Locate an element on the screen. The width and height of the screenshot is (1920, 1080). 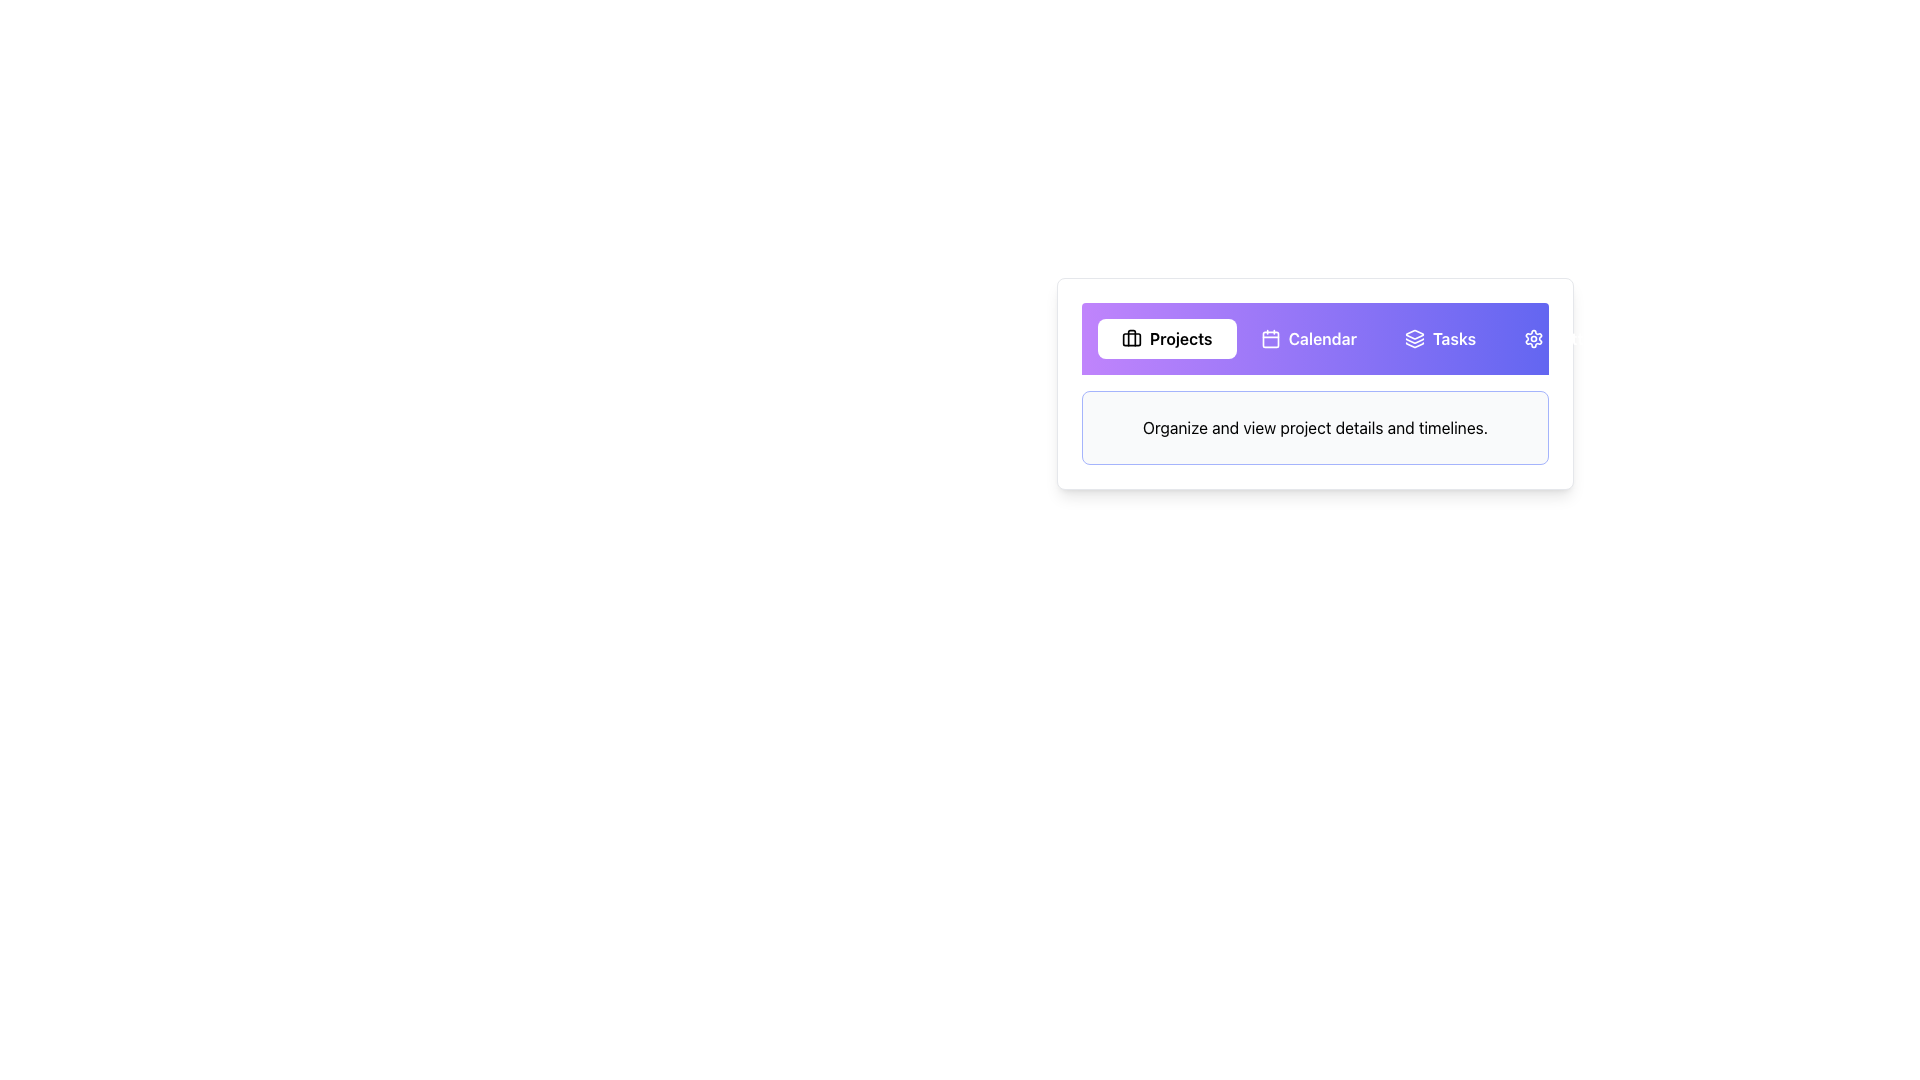
the text label that displays 'Organize and view project details and timelines.' positioned centrally at the top of the layout is located at coordinates (1315, 427).